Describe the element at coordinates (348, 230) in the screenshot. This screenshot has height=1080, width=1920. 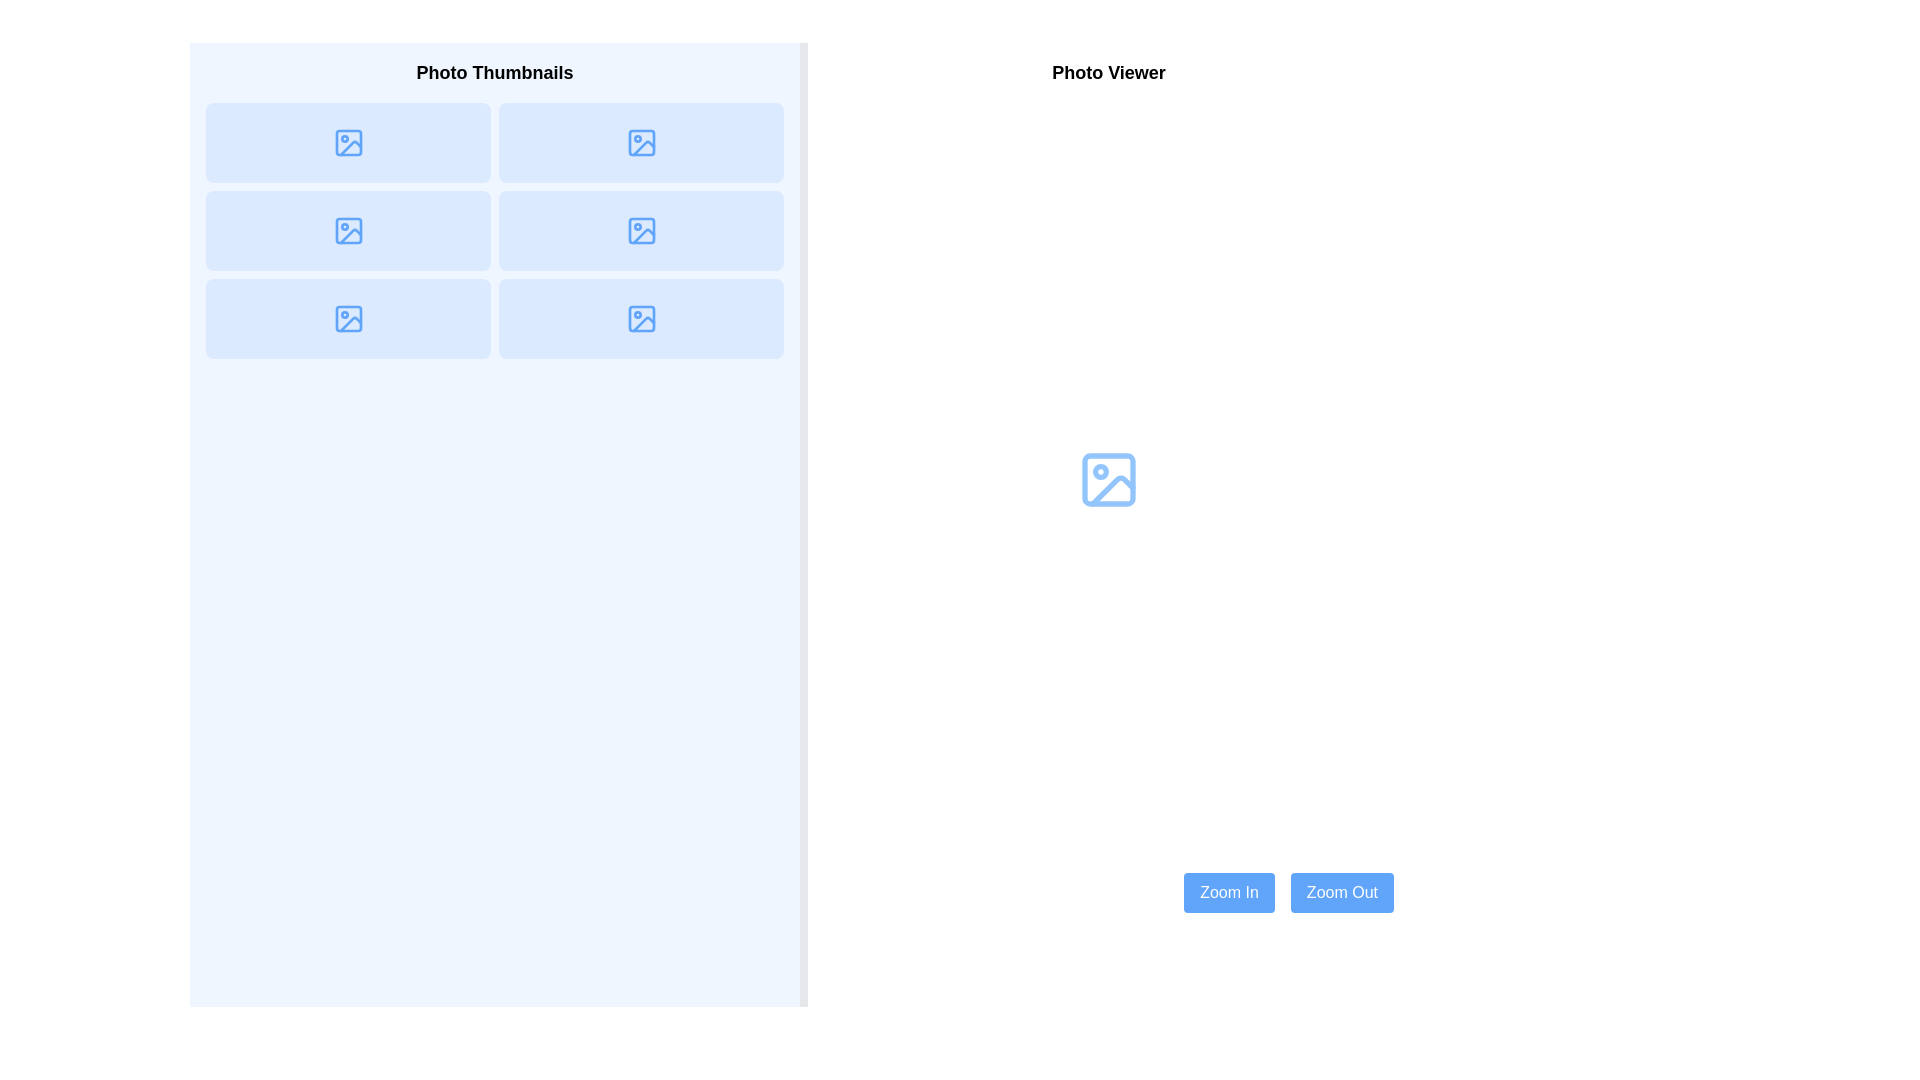
I see `the SVG icon representing an image placeholder located in the 'Photo Thumbnails' section, positioned in the second row and first column of the grid layout` at that location.